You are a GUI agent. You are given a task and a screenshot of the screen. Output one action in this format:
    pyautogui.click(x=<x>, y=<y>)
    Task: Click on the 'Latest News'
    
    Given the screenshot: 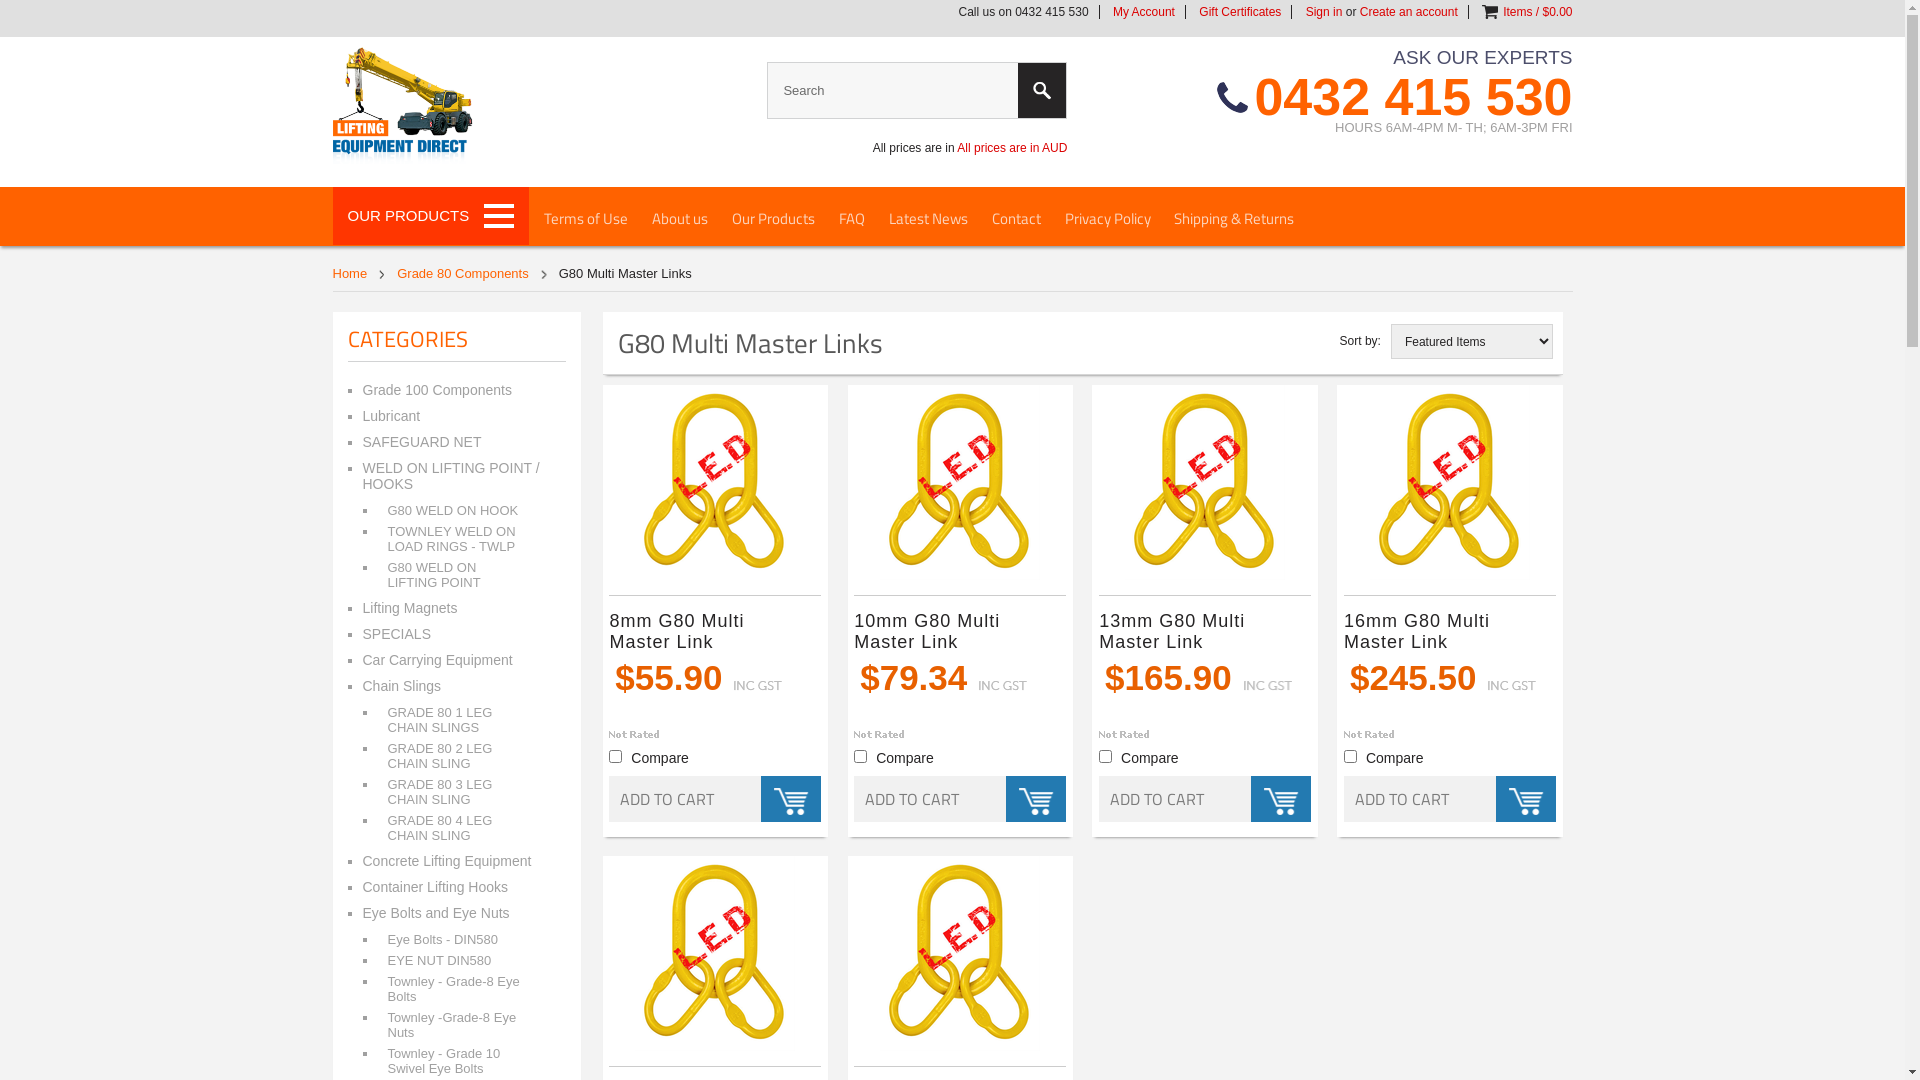 What is the action you would take?
    pyautogui.click(x=887, y=218)
    